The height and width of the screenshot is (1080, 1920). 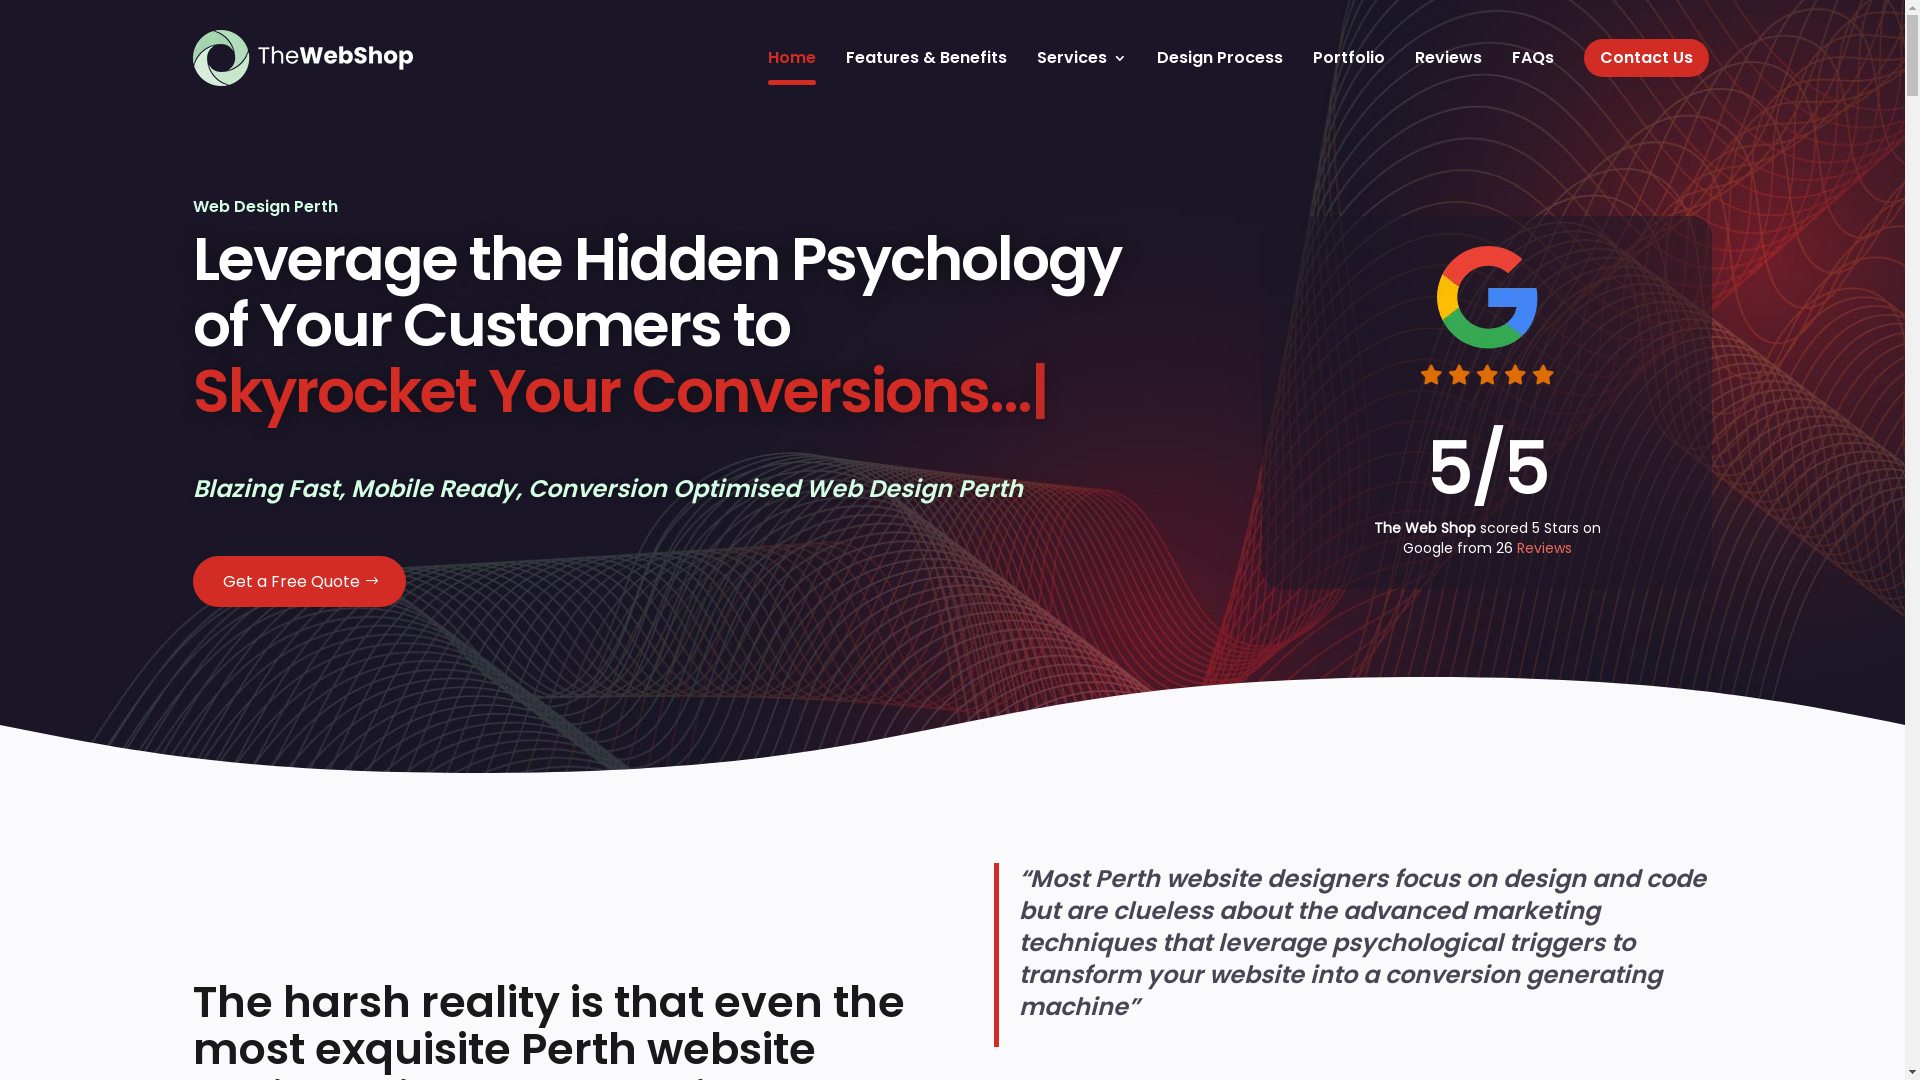 I want to click on 'Get a Free Quote', so click(x=297, y=581).